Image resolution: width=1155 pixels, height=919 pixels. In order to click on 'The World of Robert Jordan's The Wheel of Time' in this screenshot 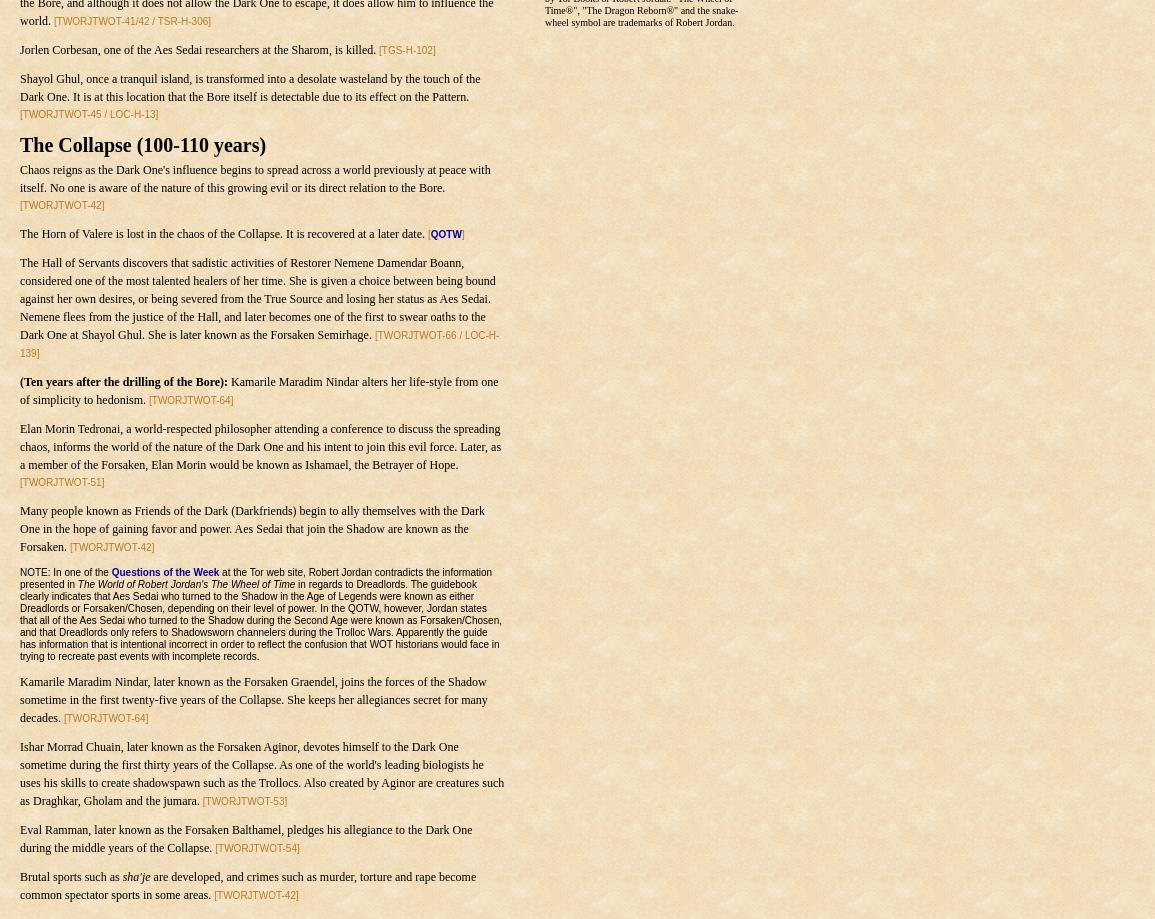, I will do `click(184, 584)`.